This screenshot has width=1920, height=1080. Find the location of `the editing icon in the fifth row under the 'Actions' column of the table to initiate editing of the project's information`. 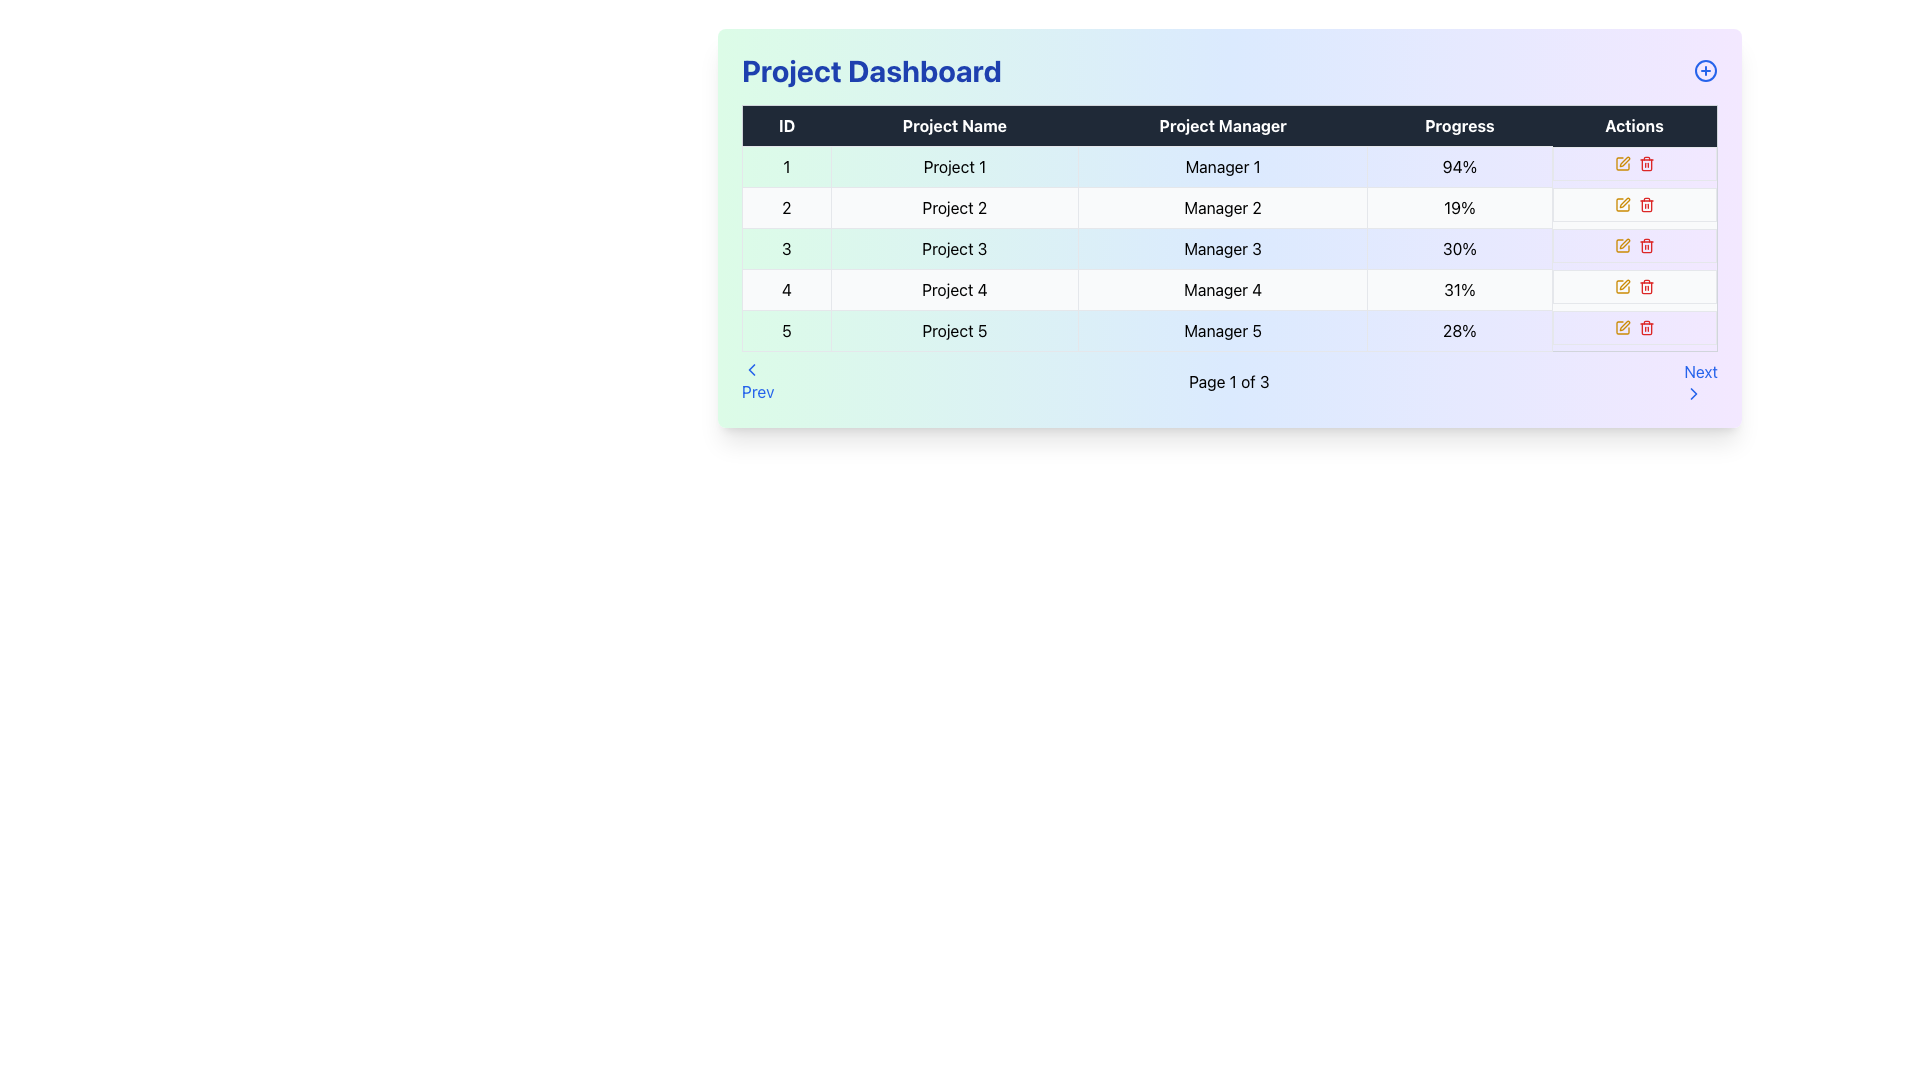

the editing icon in the fifth row under the 'Actions' column of the table to initiate editing of the project's information is located at coordinates (1624, 160).